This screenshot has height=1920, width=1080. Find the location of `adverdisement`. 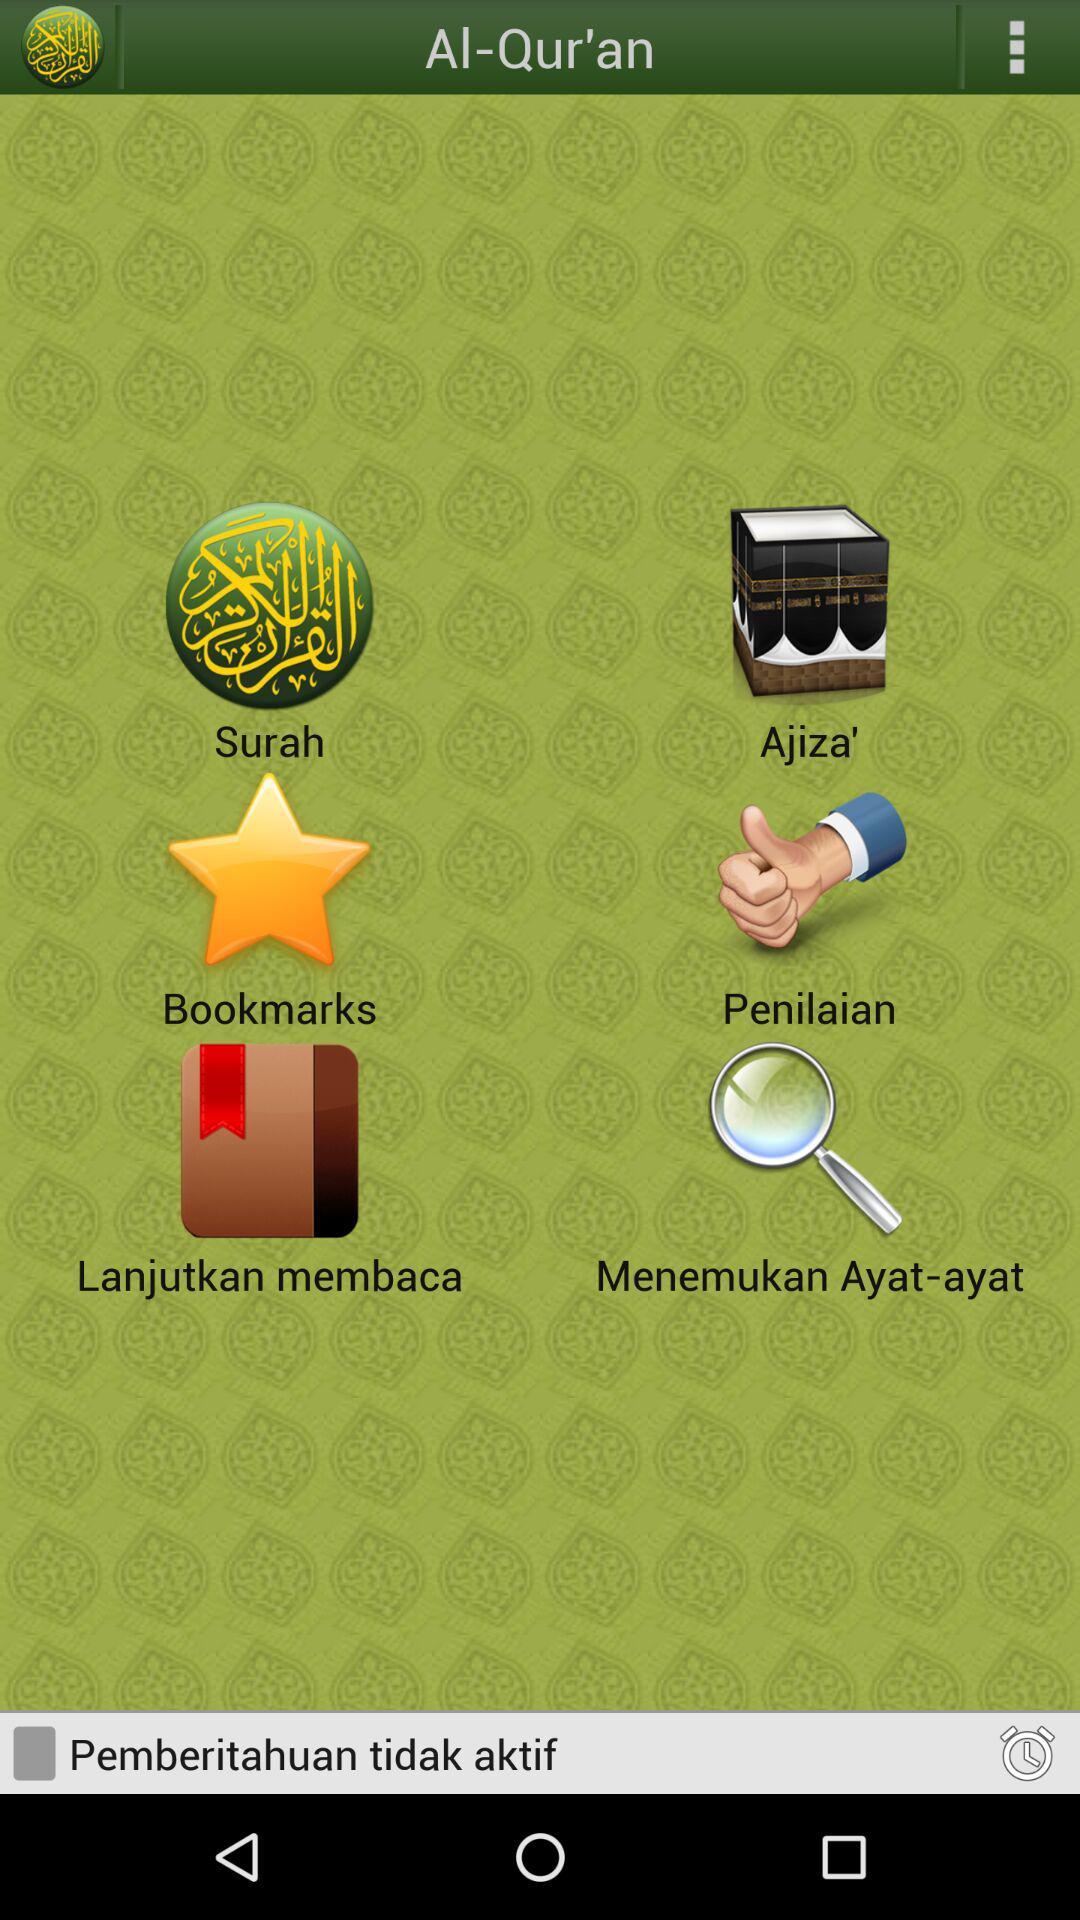

adverdisement is located at coordinates (810, 873).